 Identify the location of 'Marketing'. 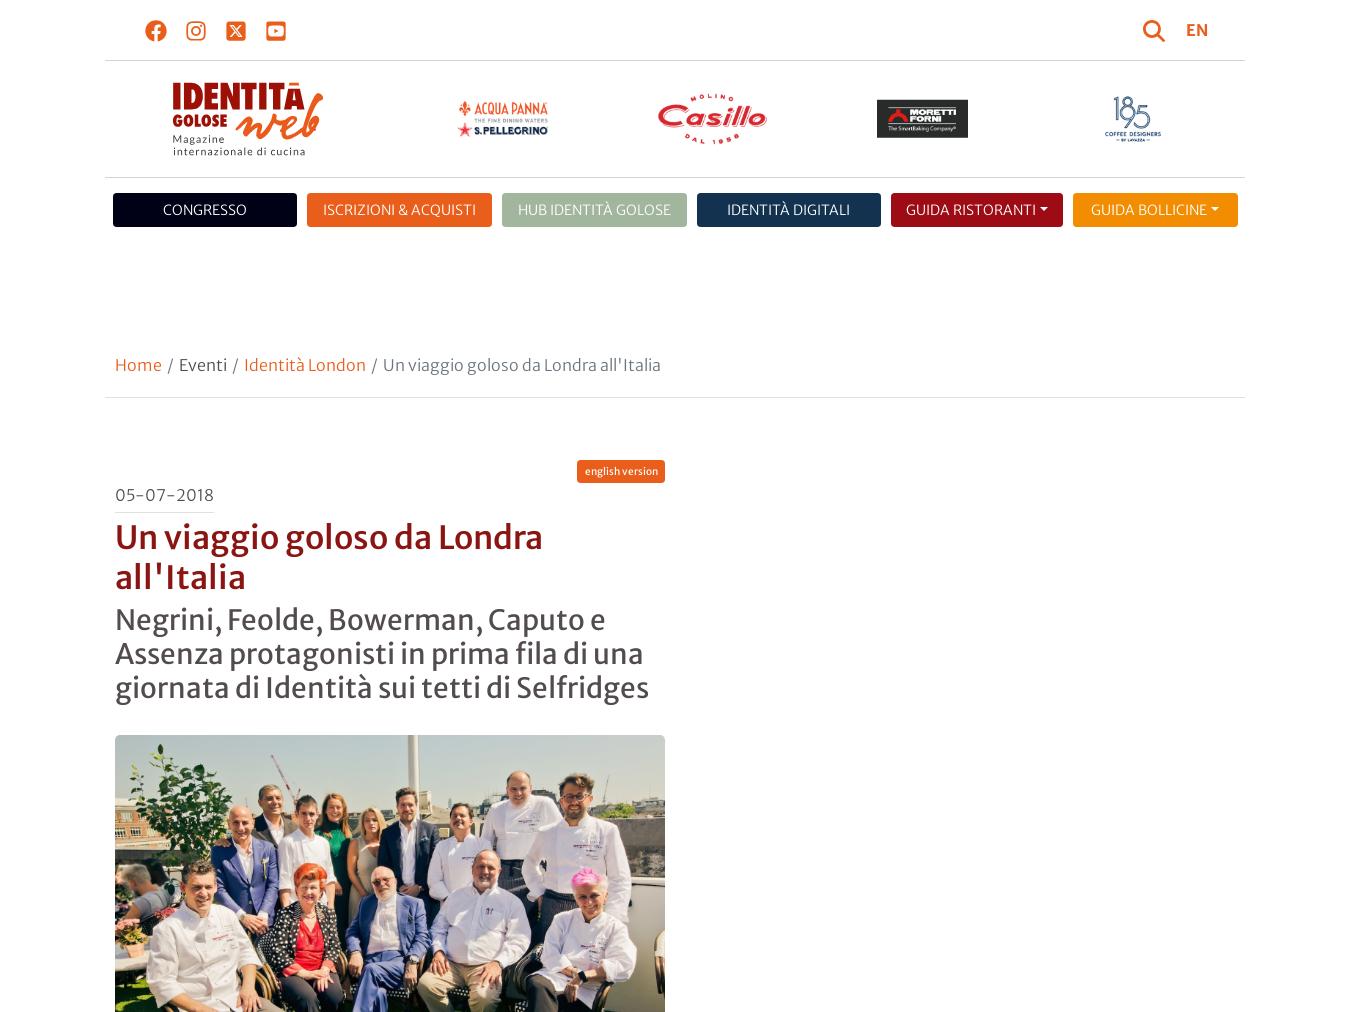
(705, 215).